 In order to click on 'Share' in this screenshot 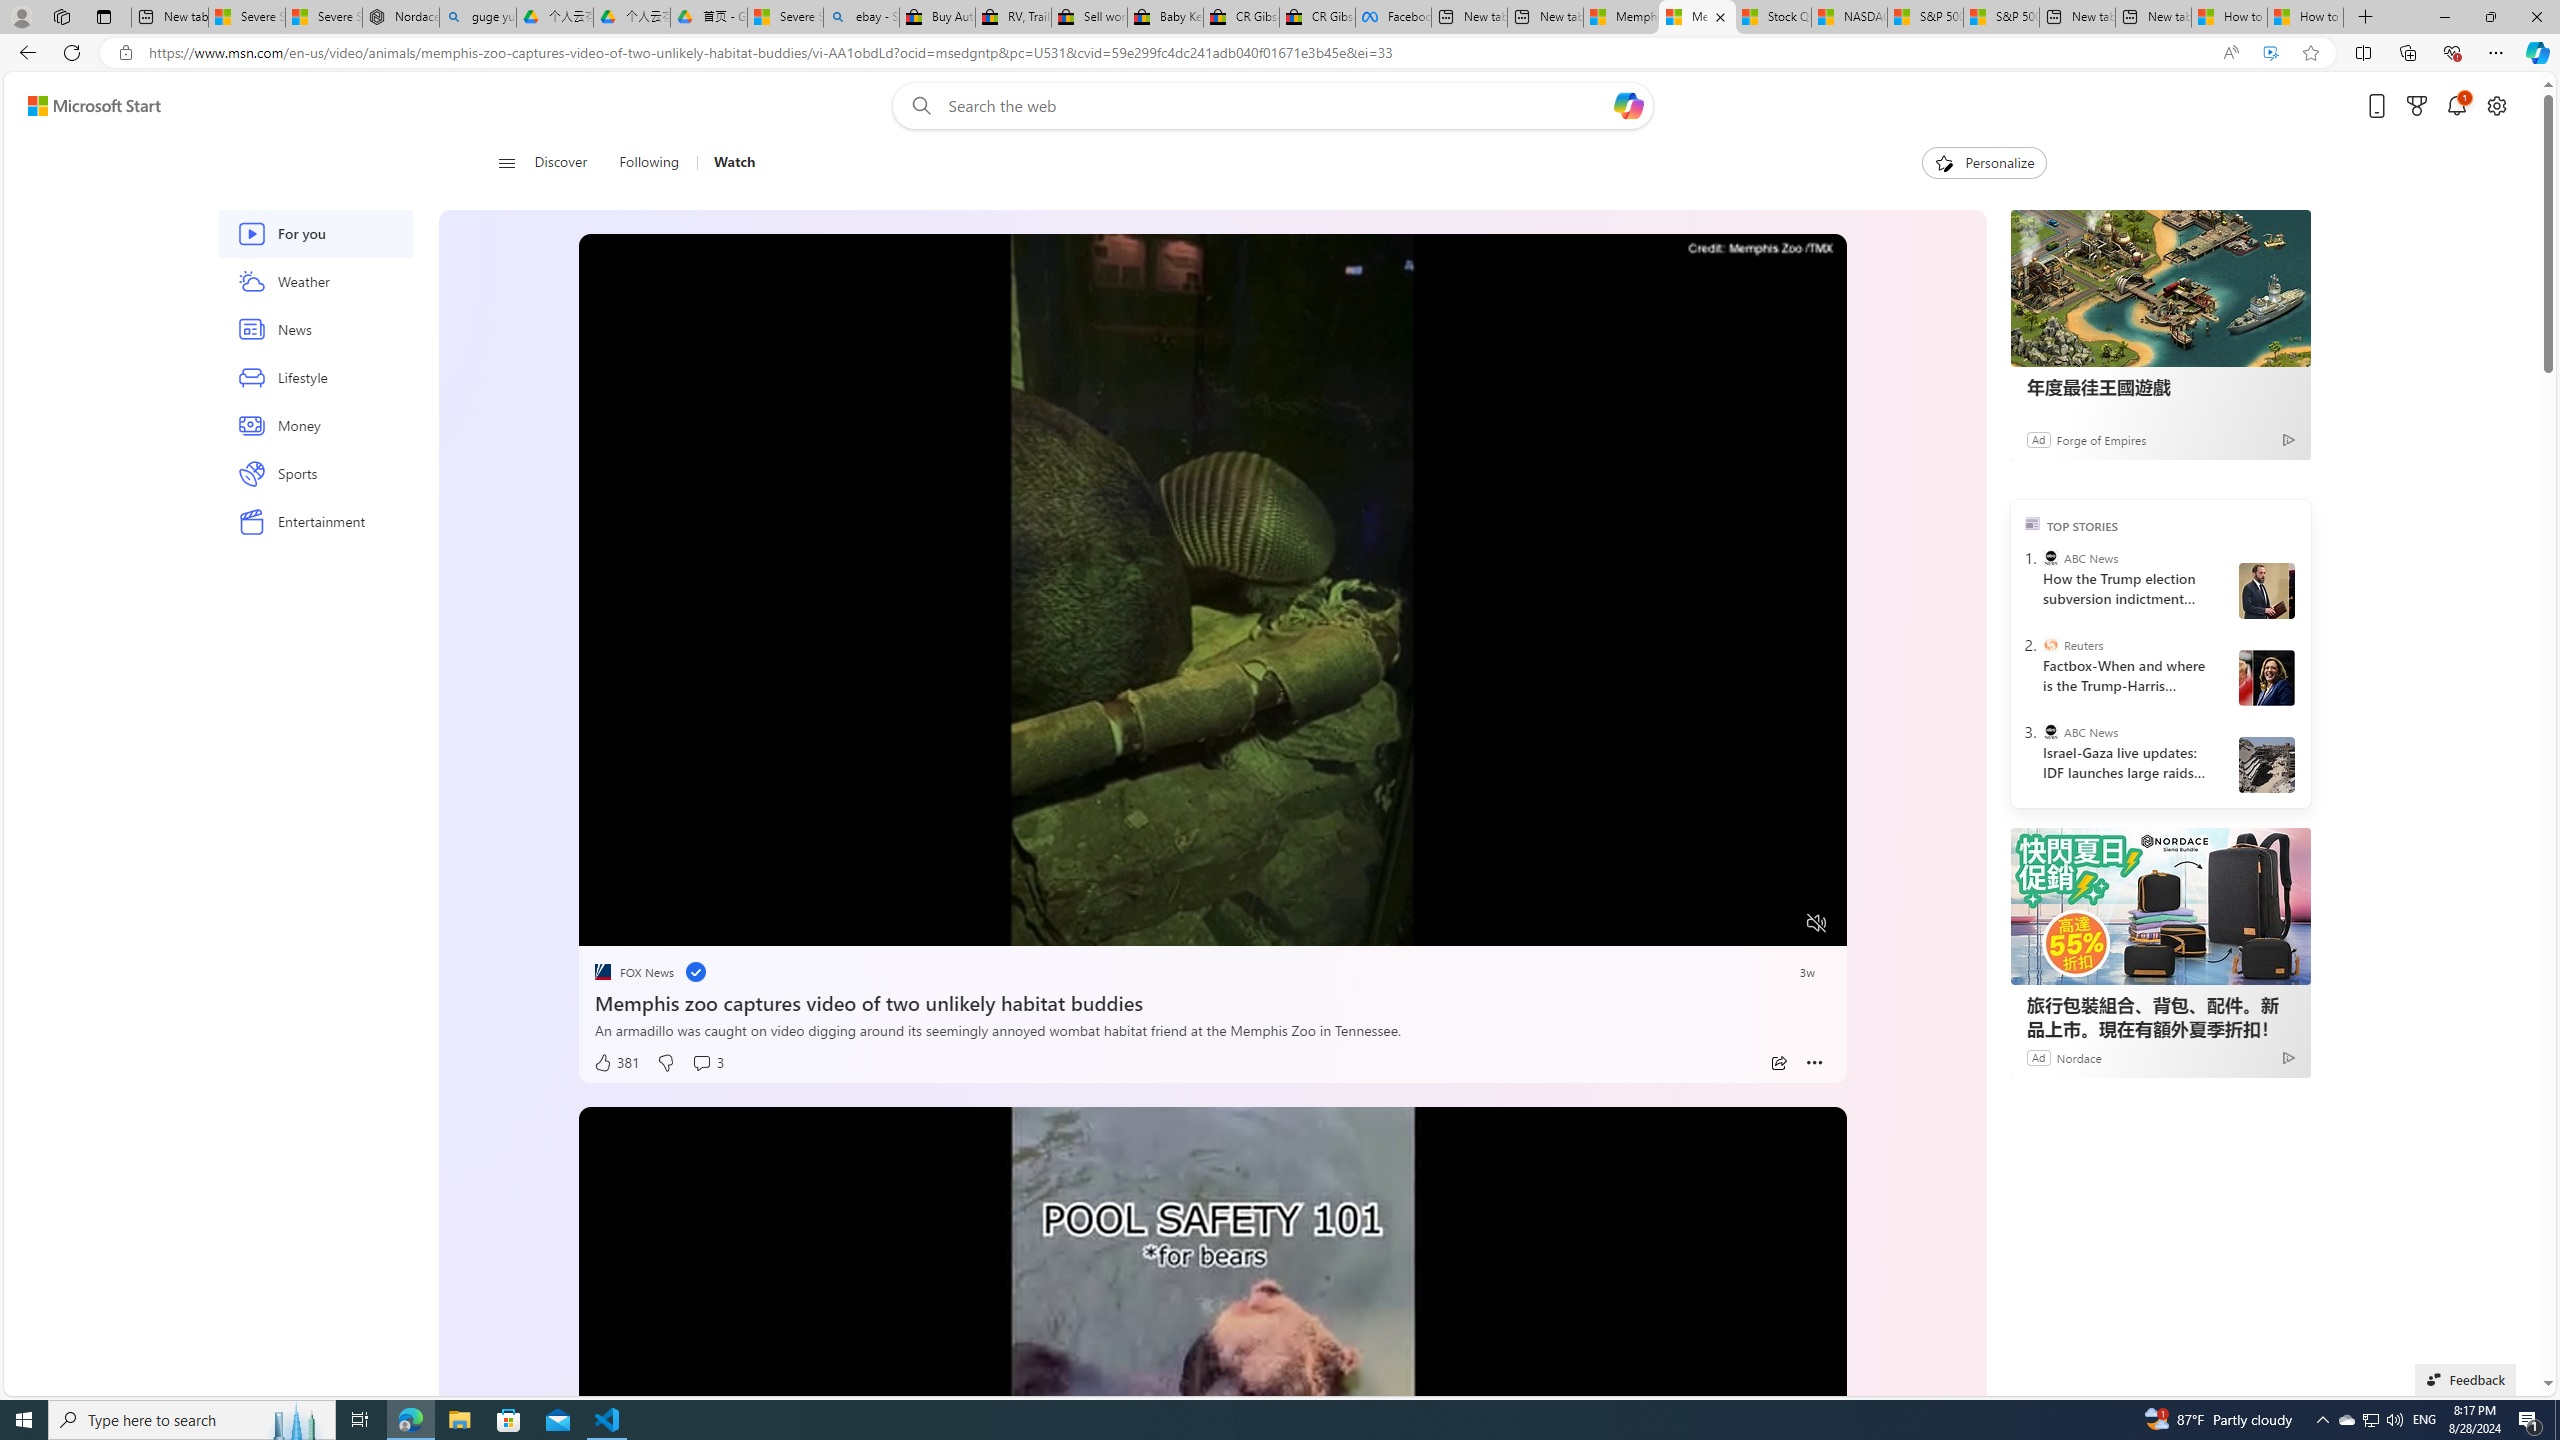, I will do `click(1777, 1062)`.